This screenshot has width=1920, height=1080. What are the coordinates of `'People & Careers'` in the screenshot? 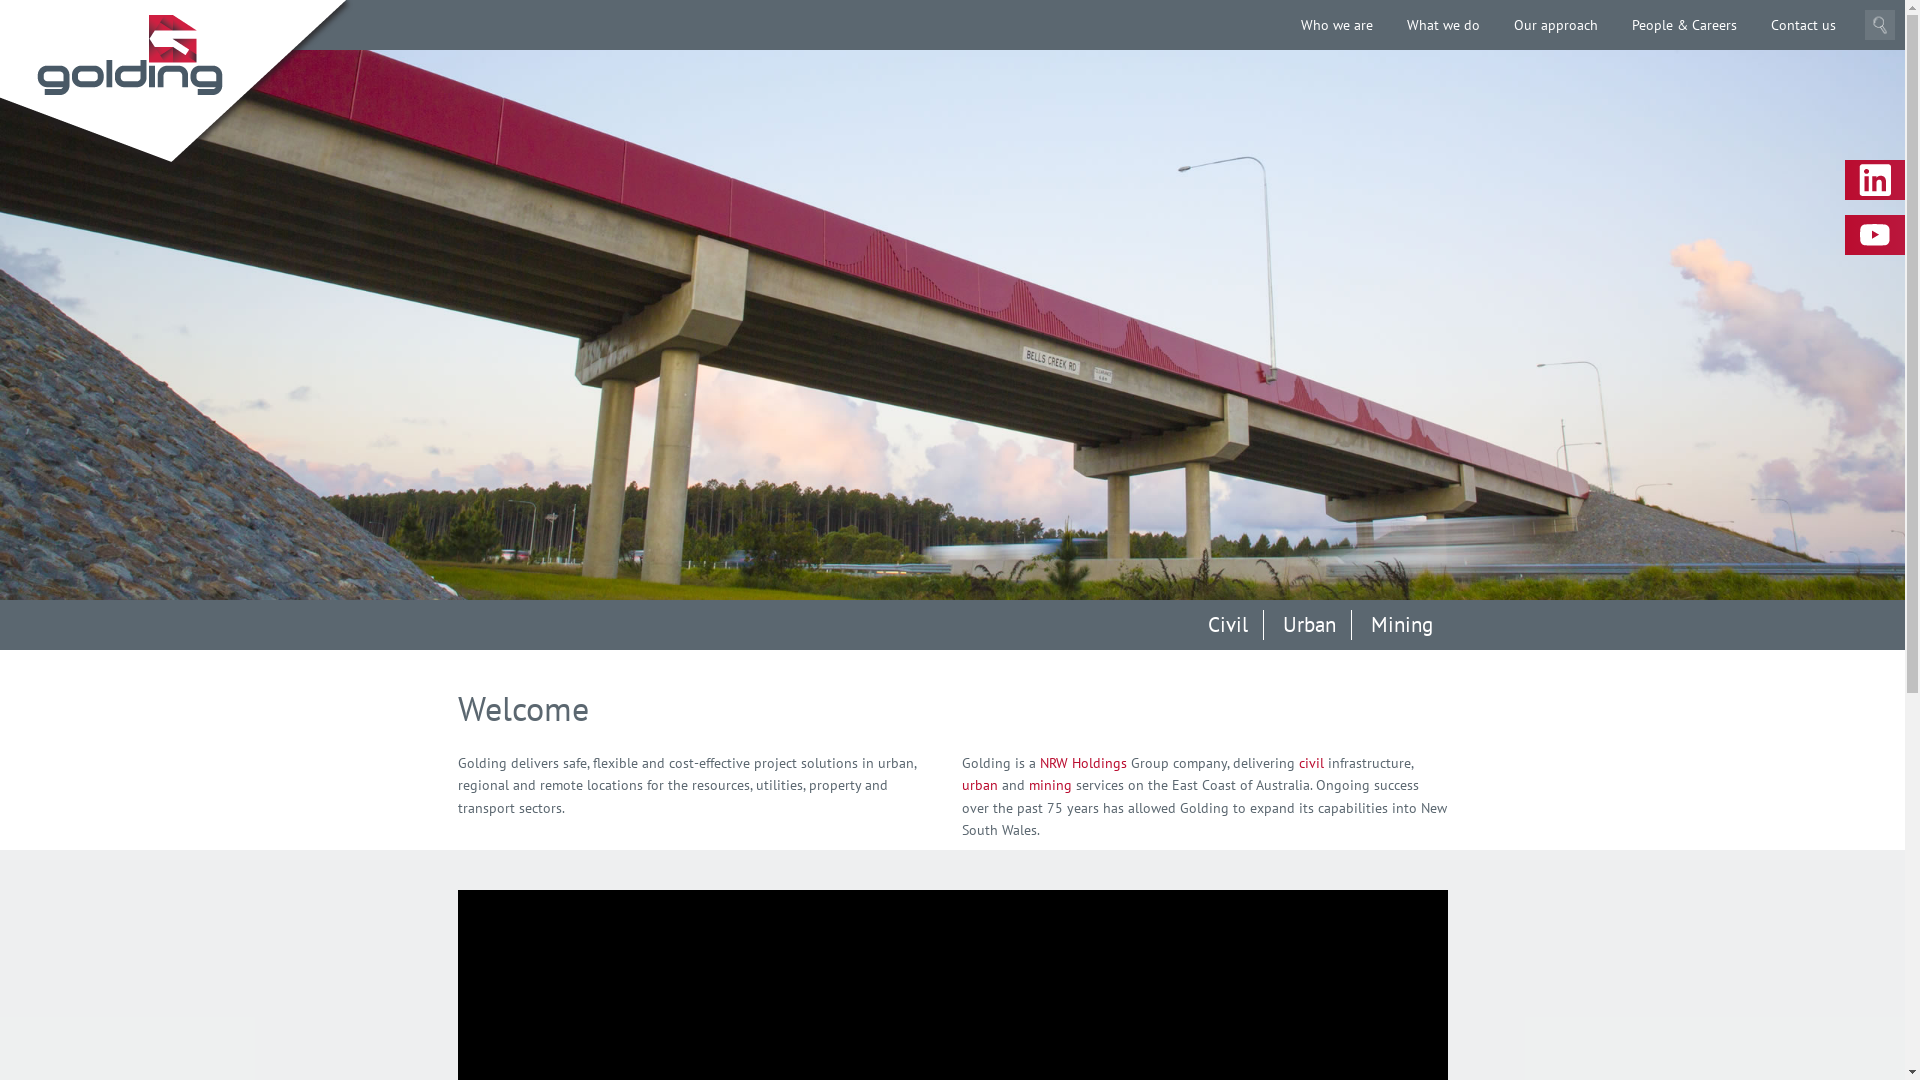 It's located at (1683, 24).